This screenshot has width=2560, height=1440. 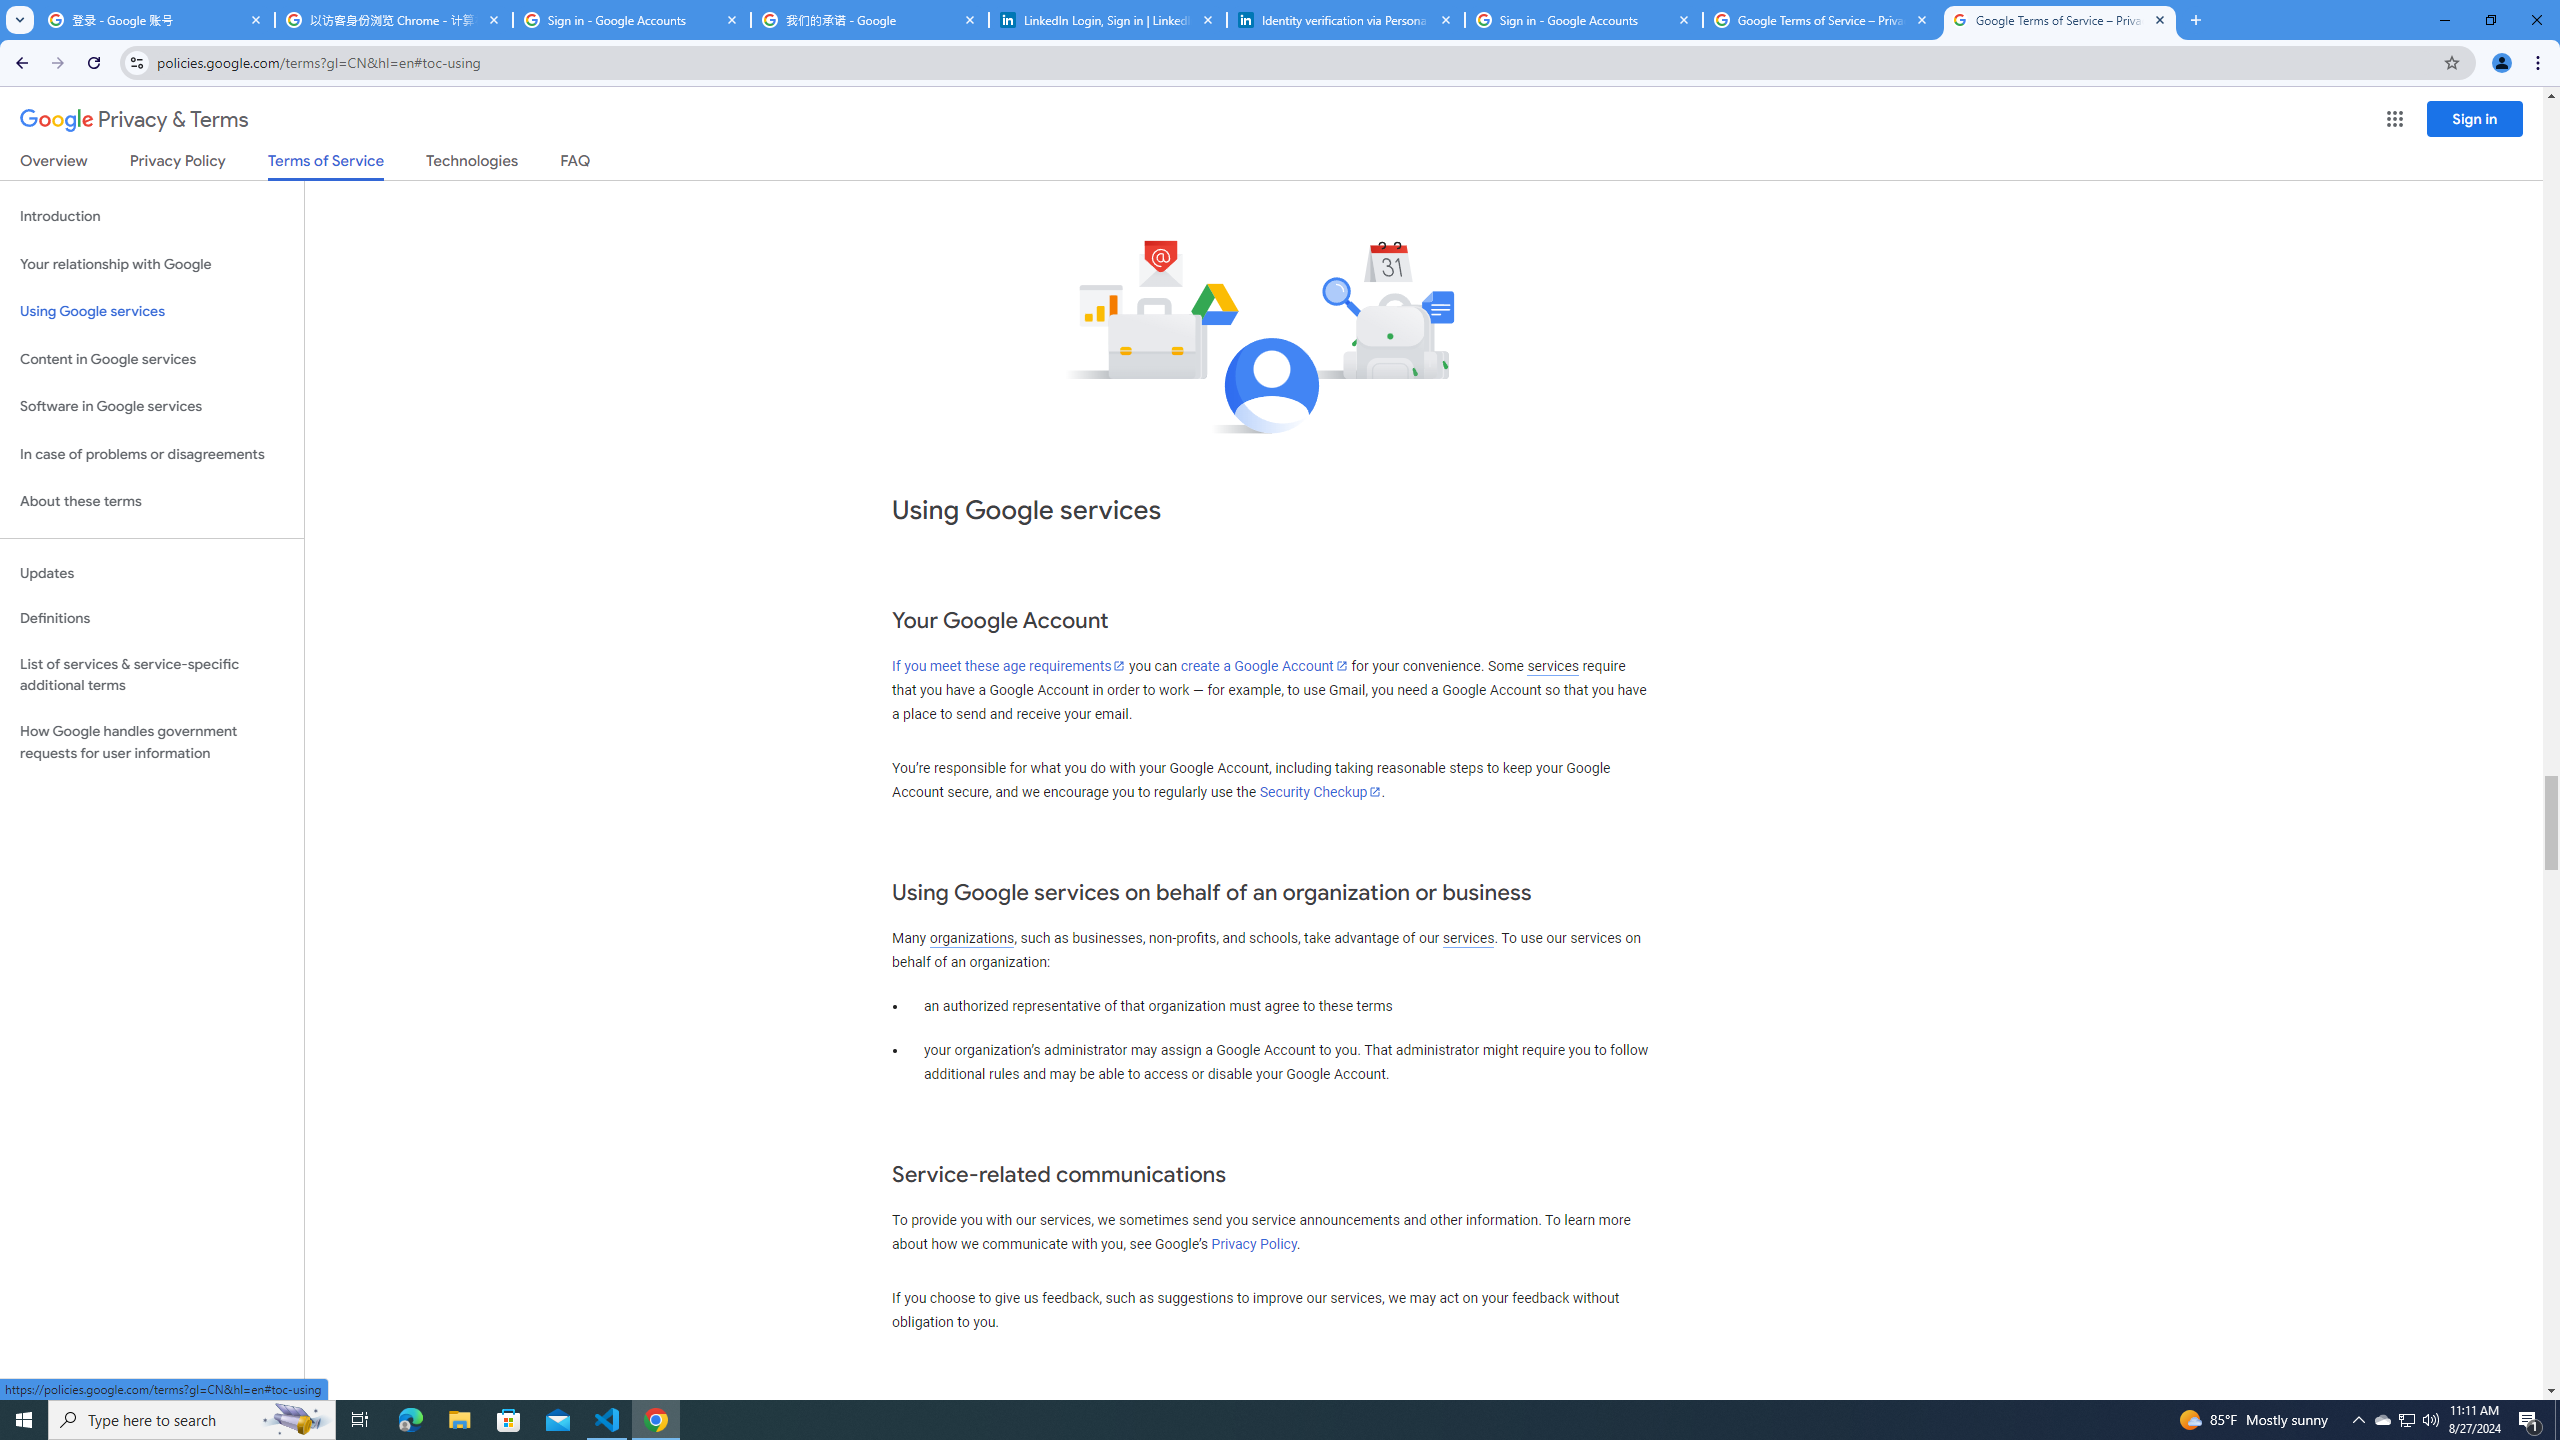 I want to click on 'LinkedIn Login, Sign in | LinkedIn', so click(x=1108, y=19).